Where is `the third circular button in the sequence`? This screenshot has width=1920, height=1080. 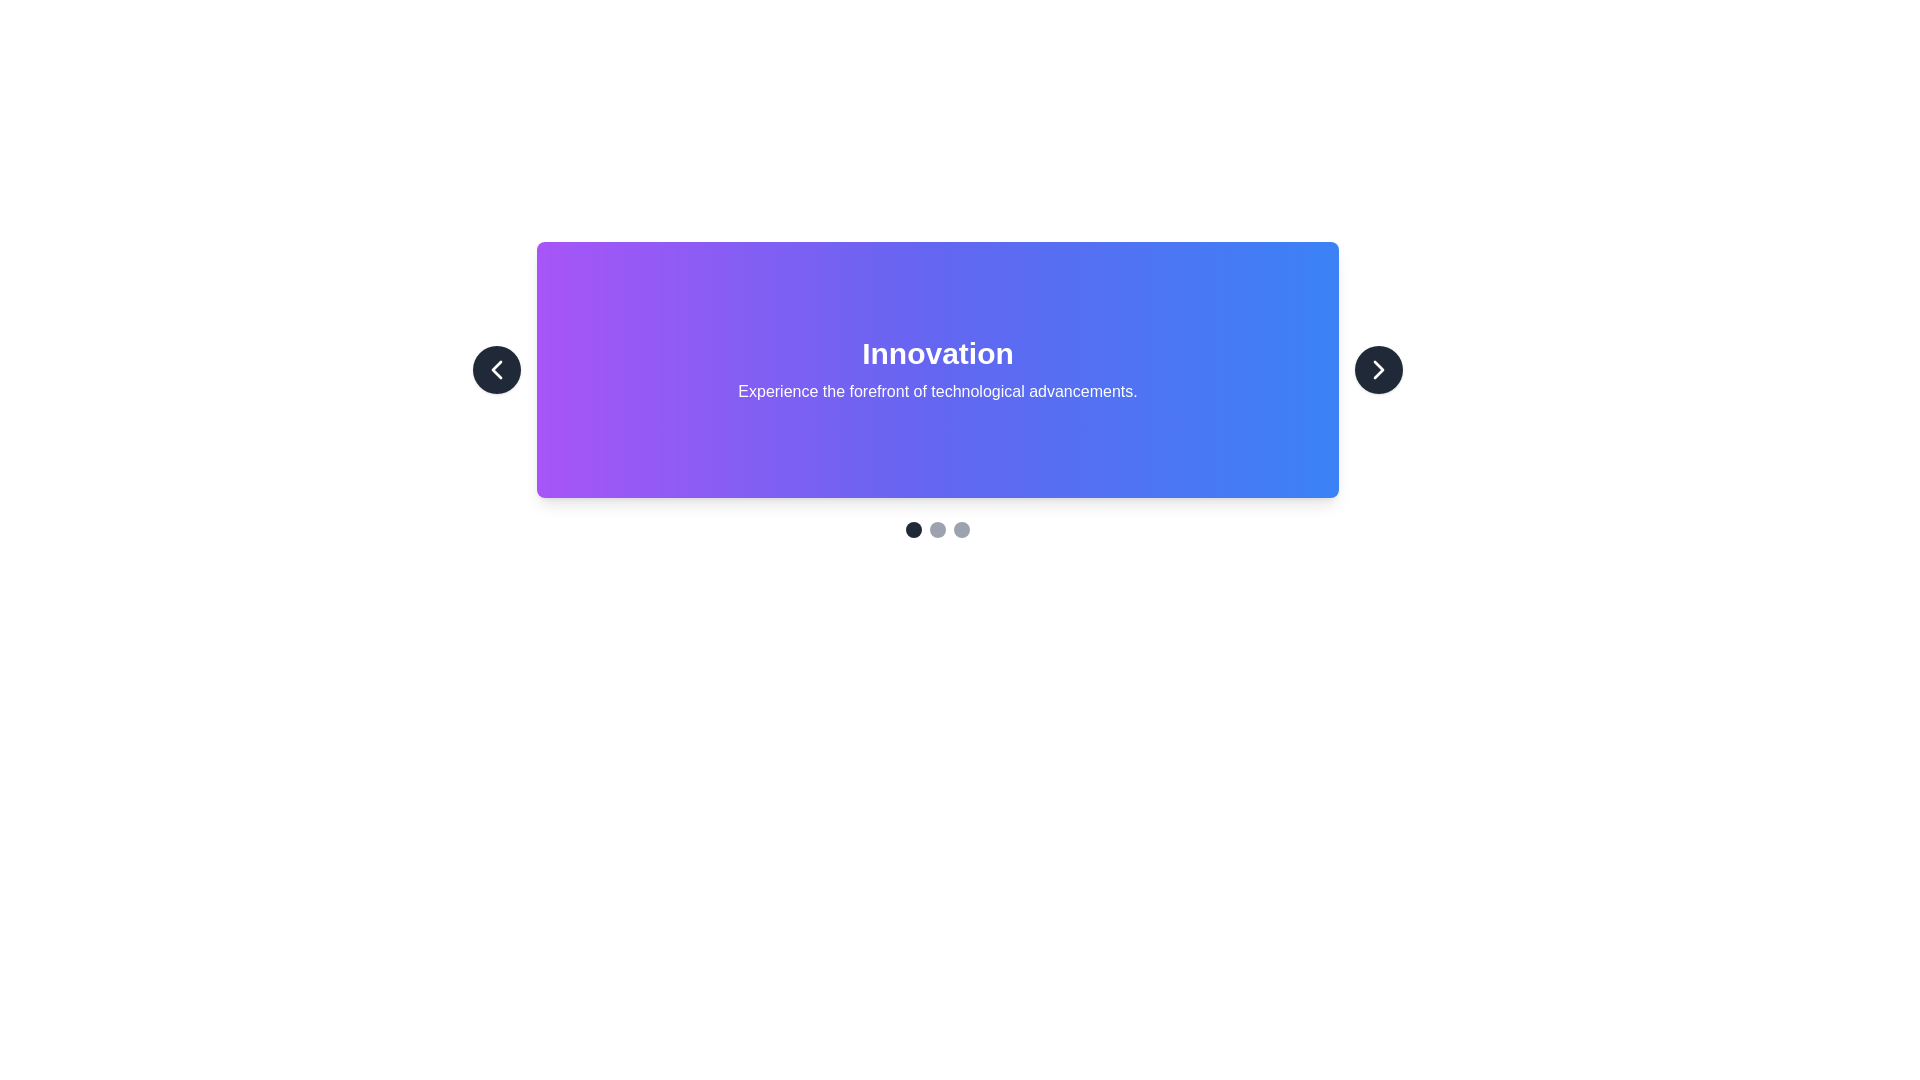
the third circular button in the sequence is located at coordinates (961, 528).